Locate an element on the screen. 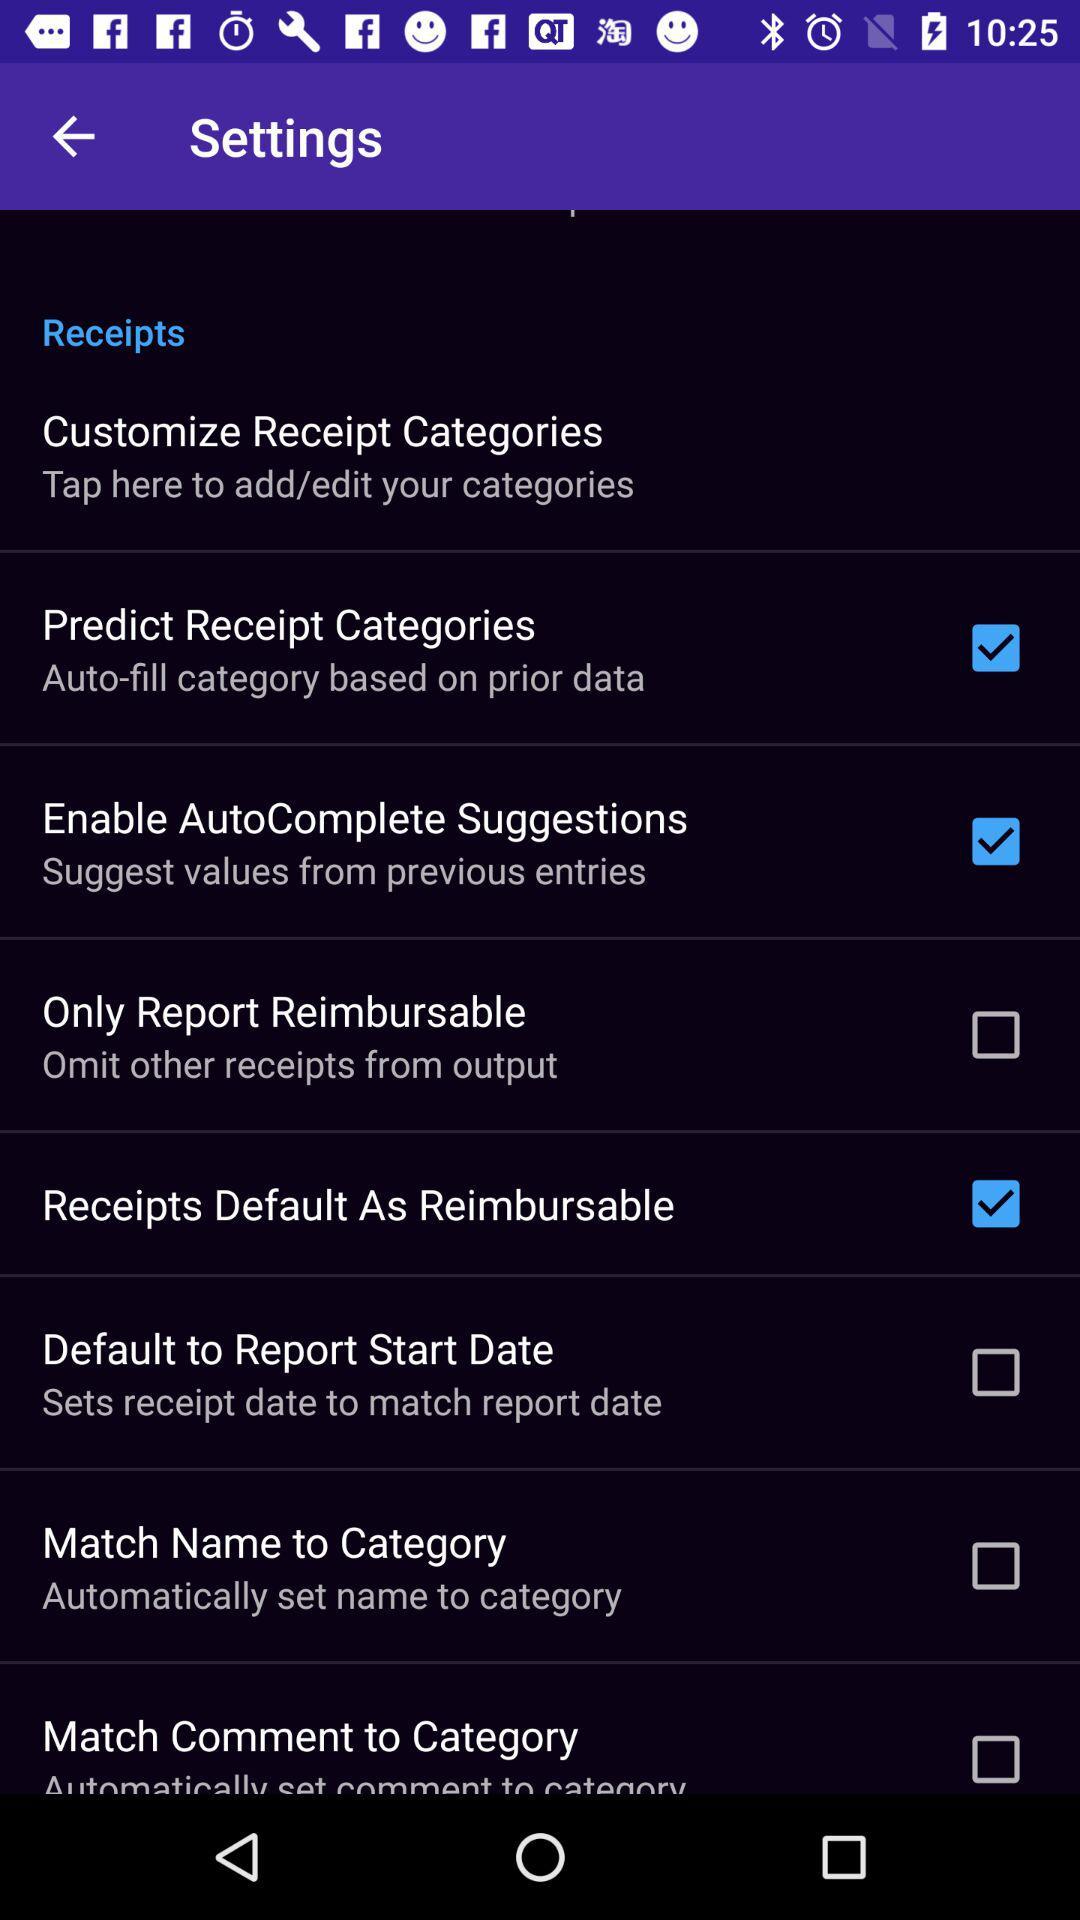 This screenshot has height=1920, width=1080. the icon below the default to report item is located at coordinates (351, 1400).